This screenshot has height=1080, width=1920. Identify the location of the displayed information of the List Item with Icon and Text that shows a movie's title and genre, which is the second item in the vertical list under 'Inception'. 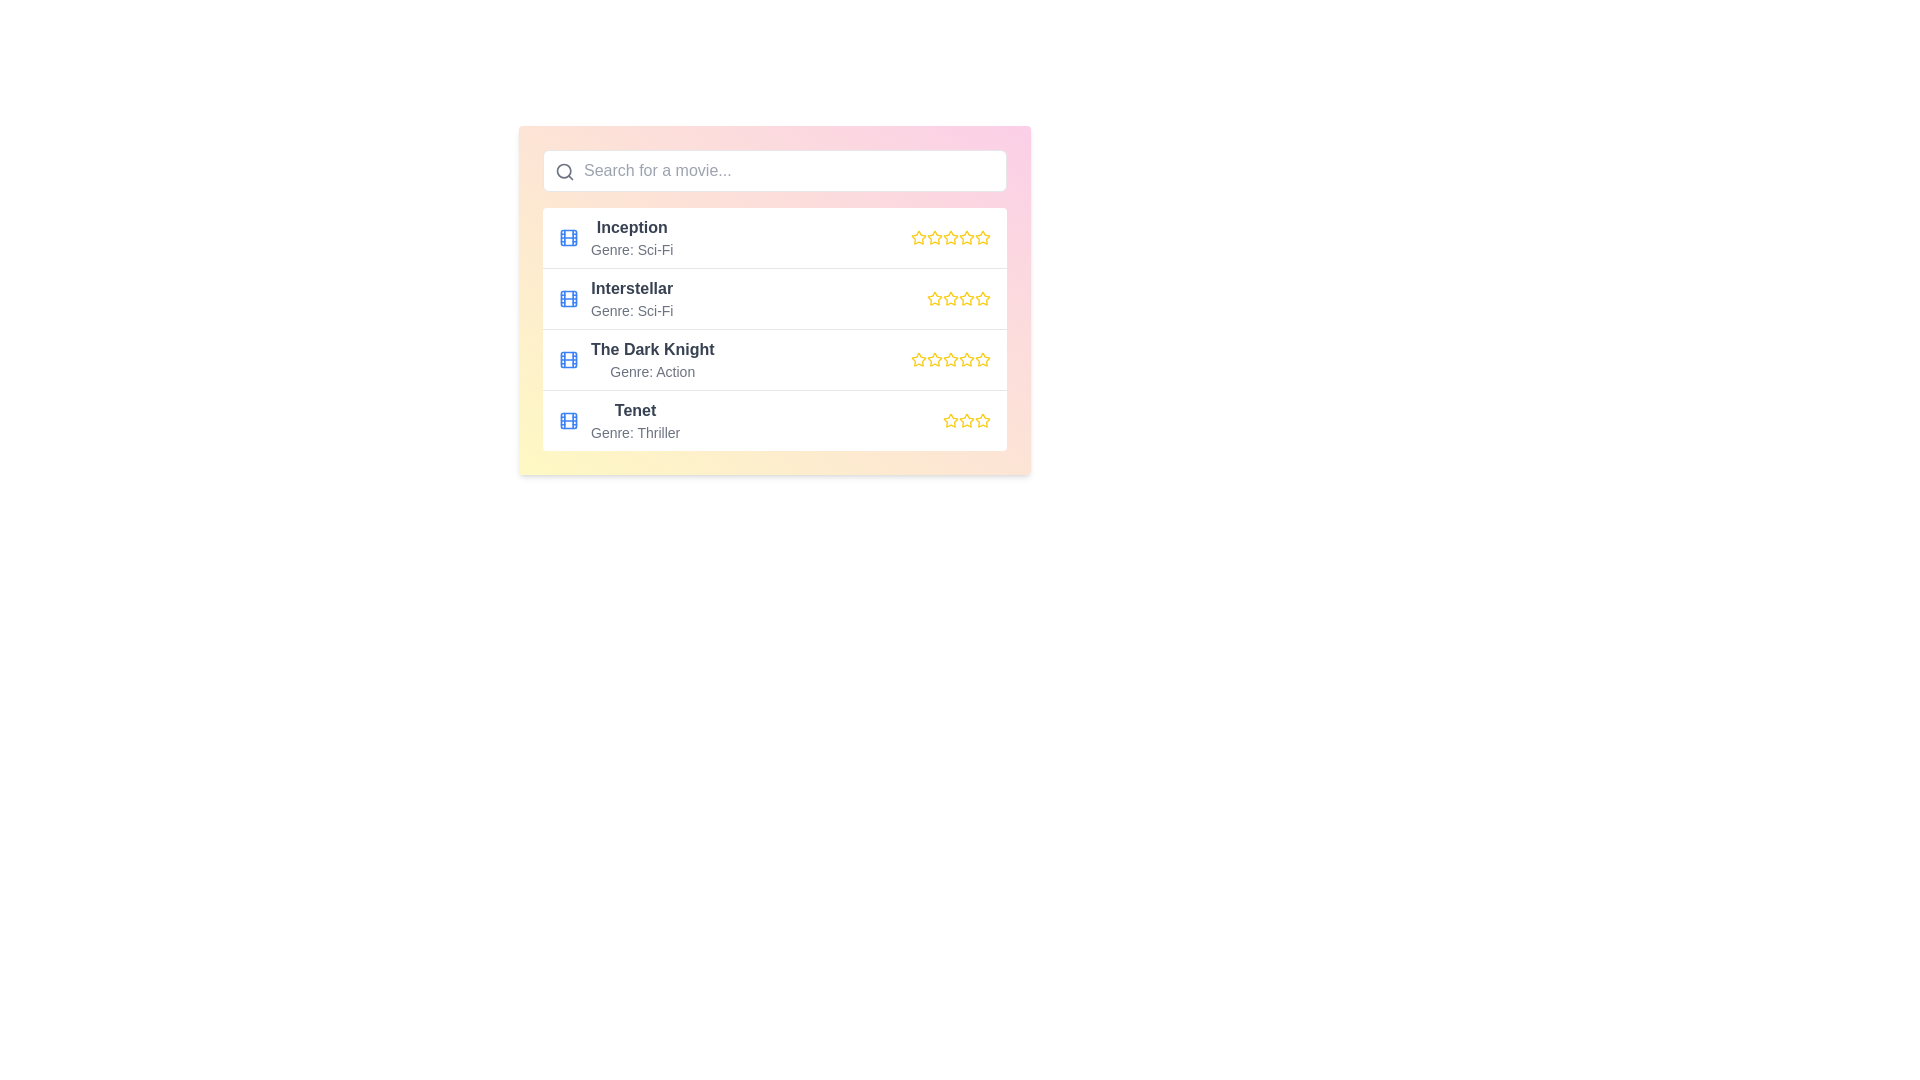
(615, 299).